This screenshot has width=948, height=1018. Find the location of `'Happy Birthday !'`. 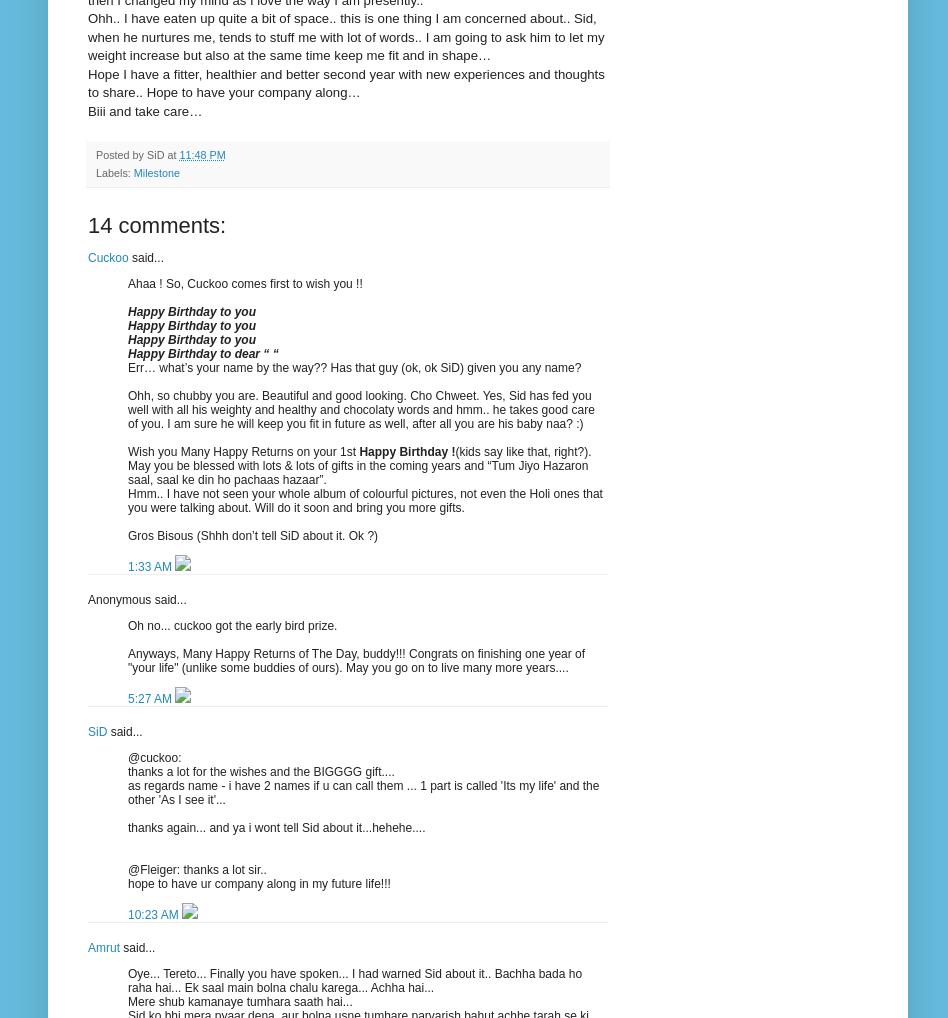

'Happy Birthday !' is located at coordinates (405, 449).